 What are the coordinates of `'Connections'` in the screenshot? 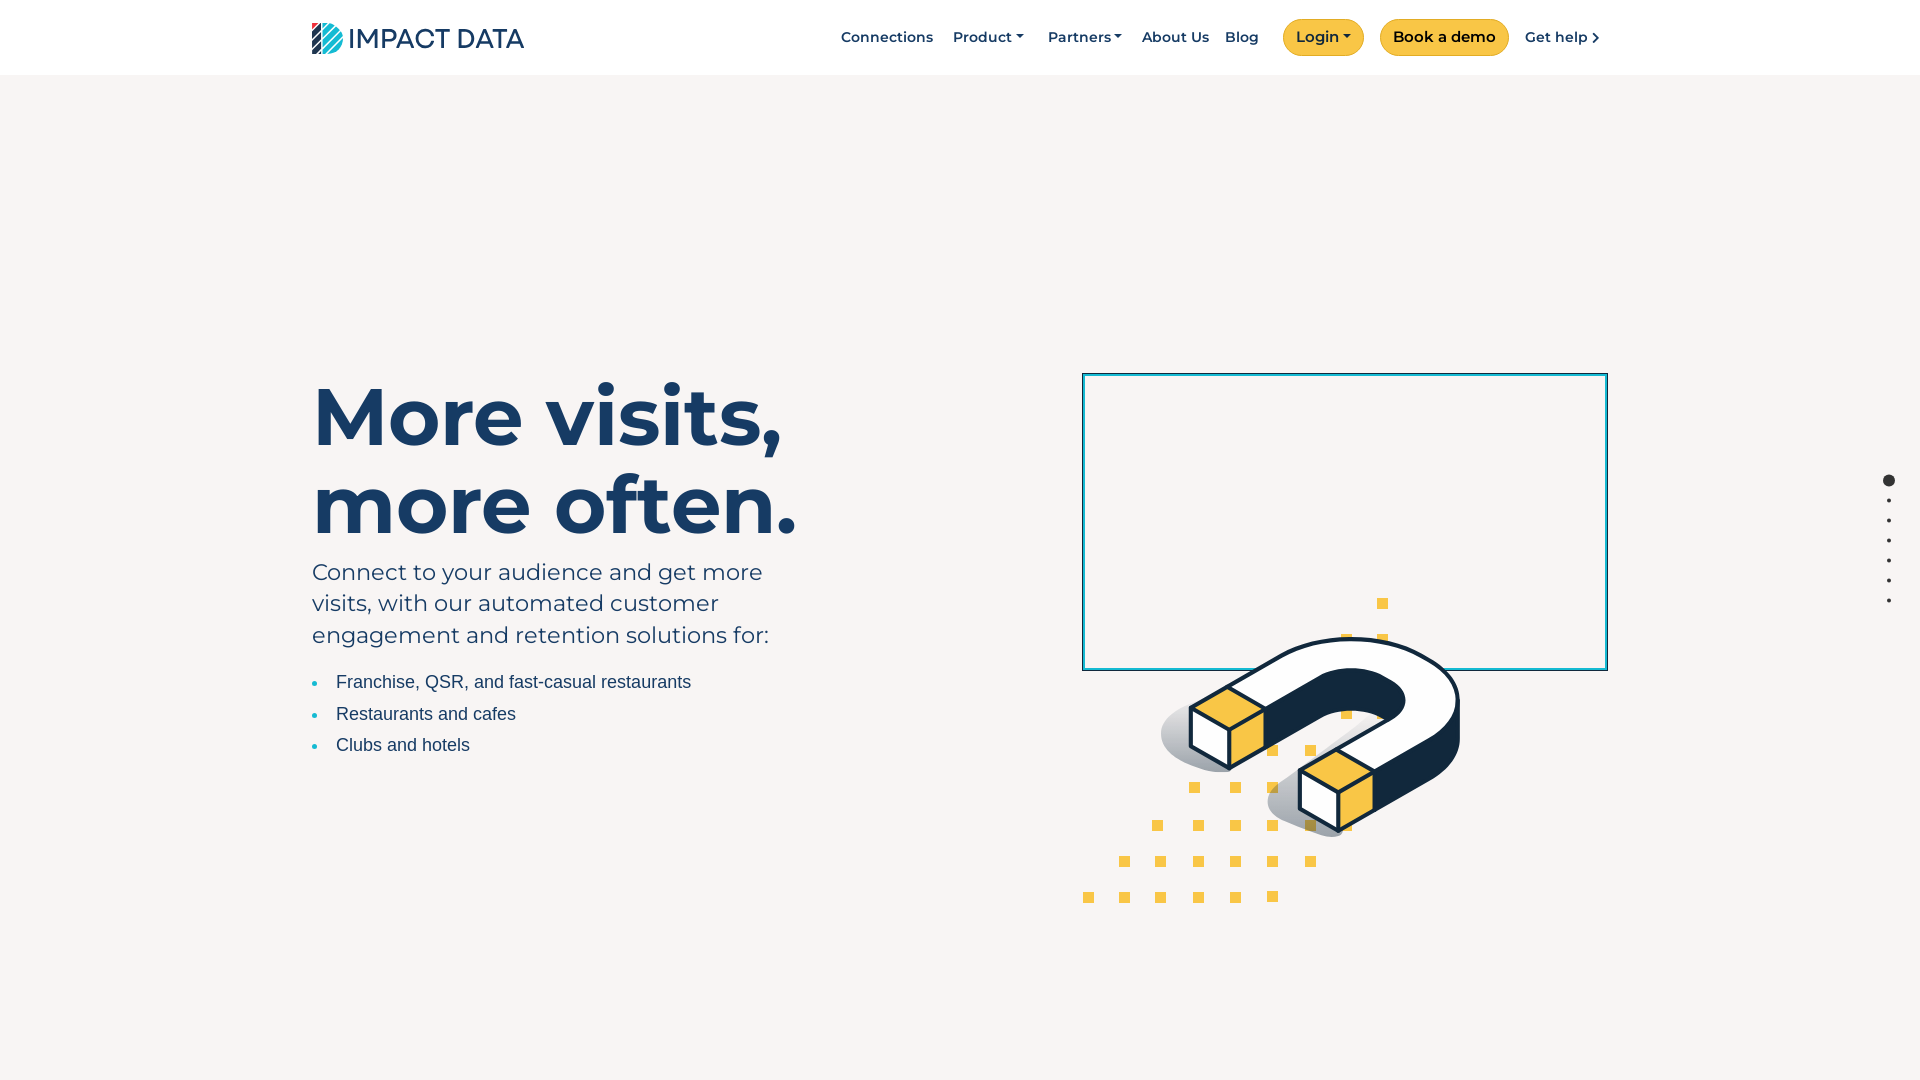 It's located at (833, 37).